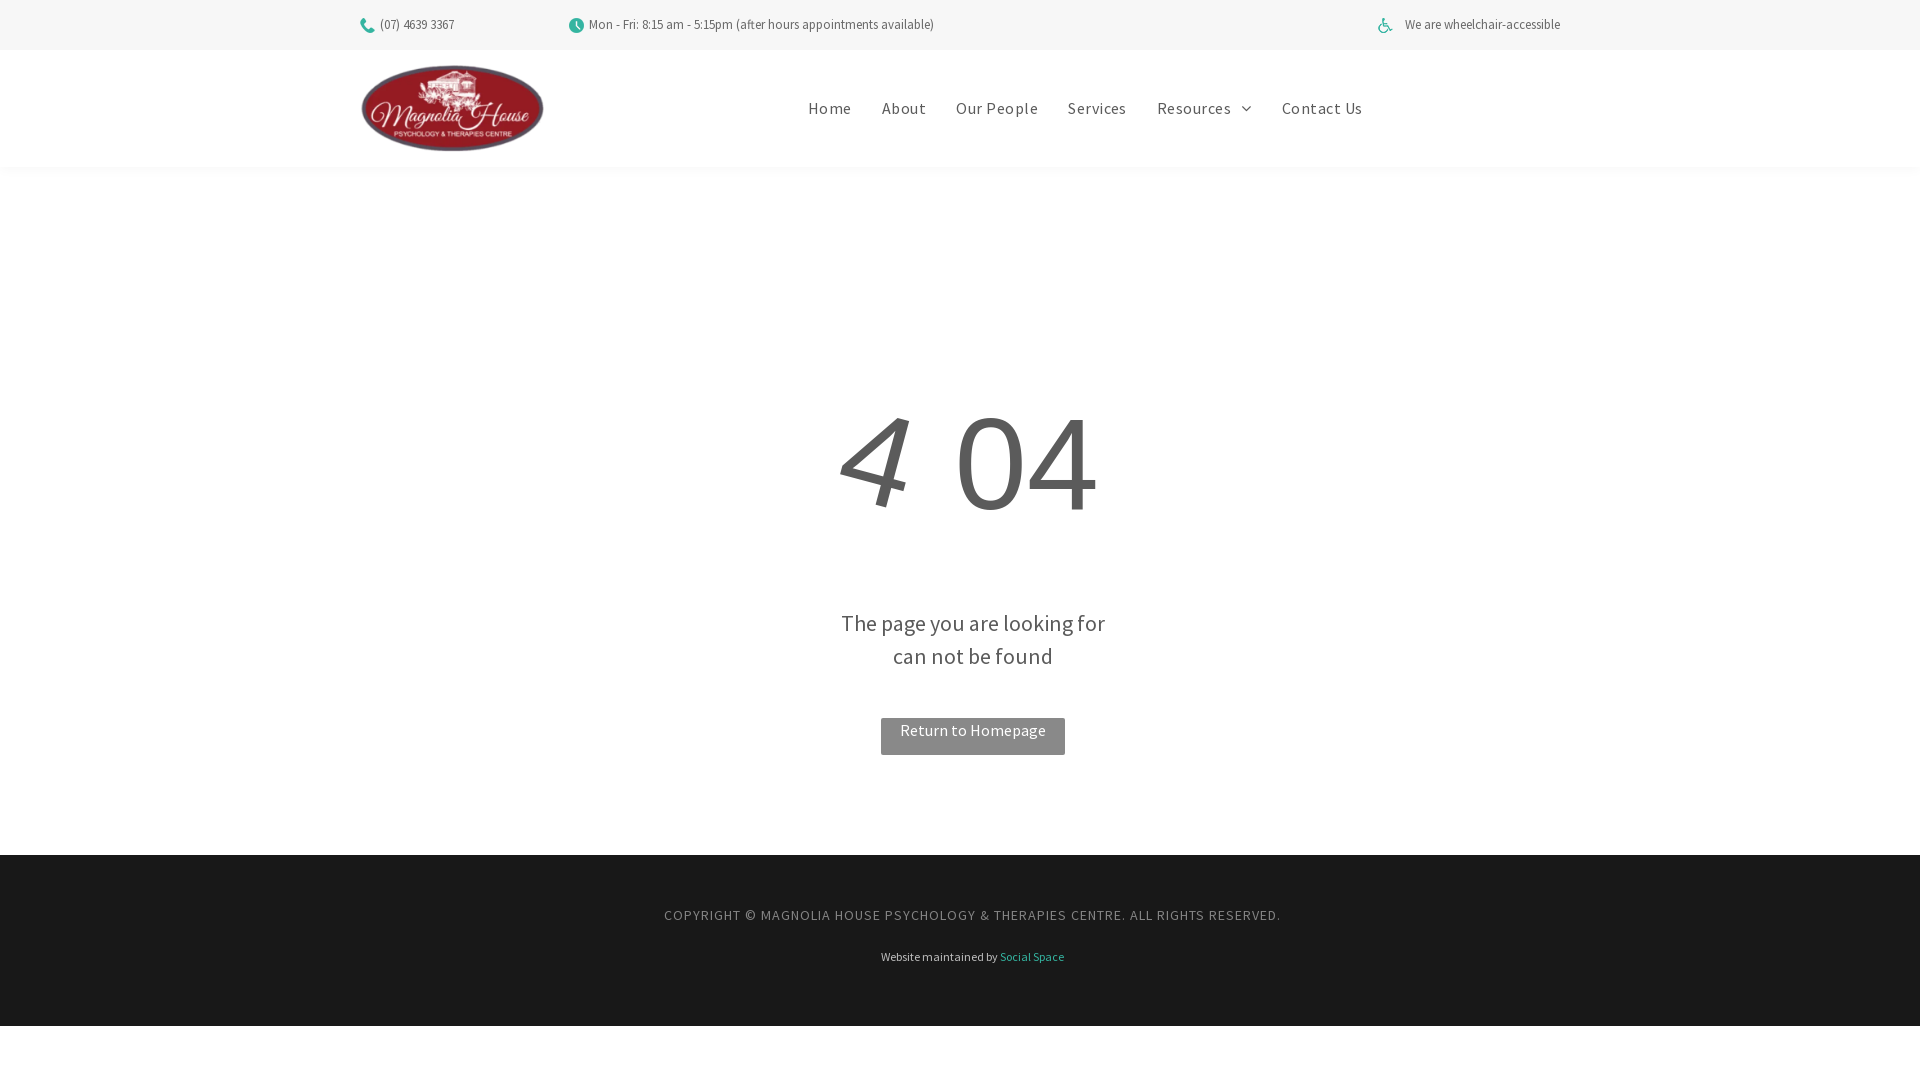 This screenshot has width=1920, height=1080. What do you see at coordinates (1266, 108) in the screenshot?
I see `'Contact Us'` at bounding box center [1266, 108].